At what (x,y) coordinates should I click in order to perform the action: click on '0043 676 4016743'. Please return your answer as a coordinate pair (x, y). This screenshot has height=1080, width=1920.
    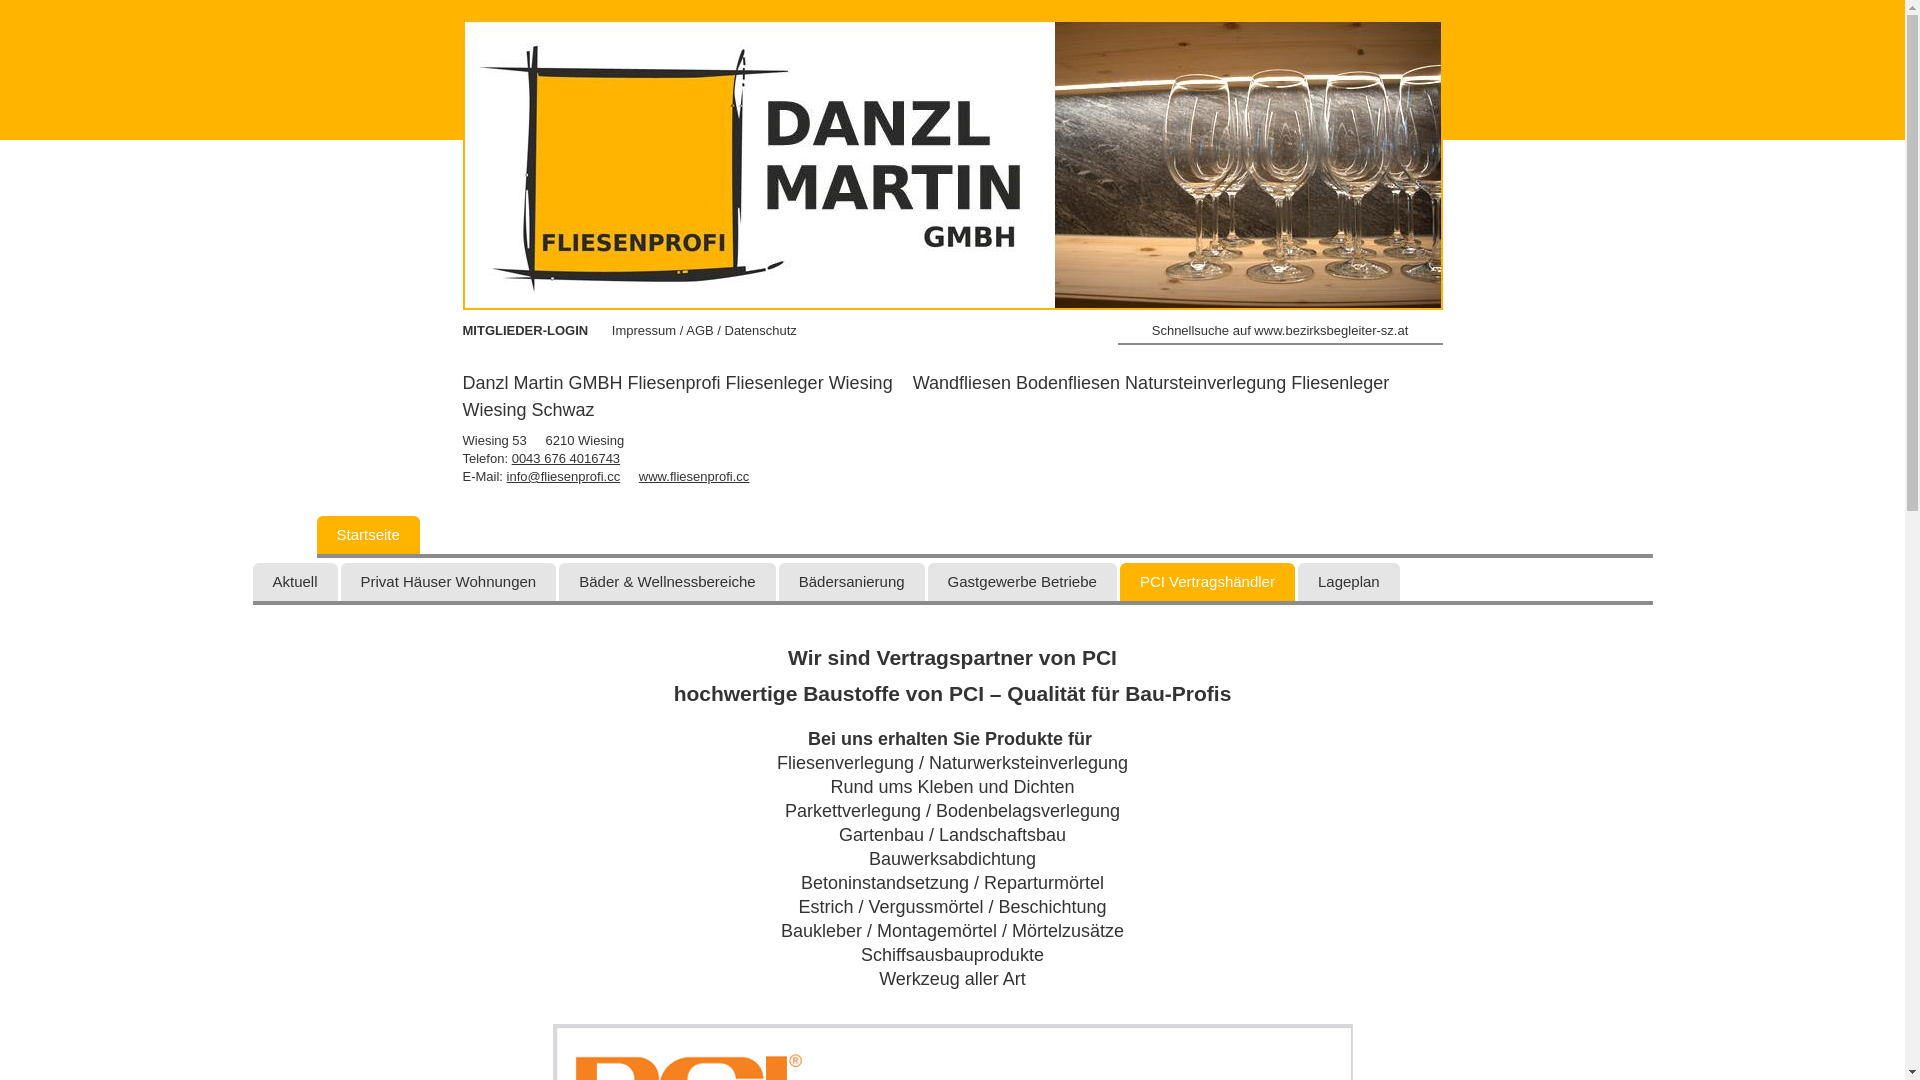
    Looking at the image, I should click on (565, 458).